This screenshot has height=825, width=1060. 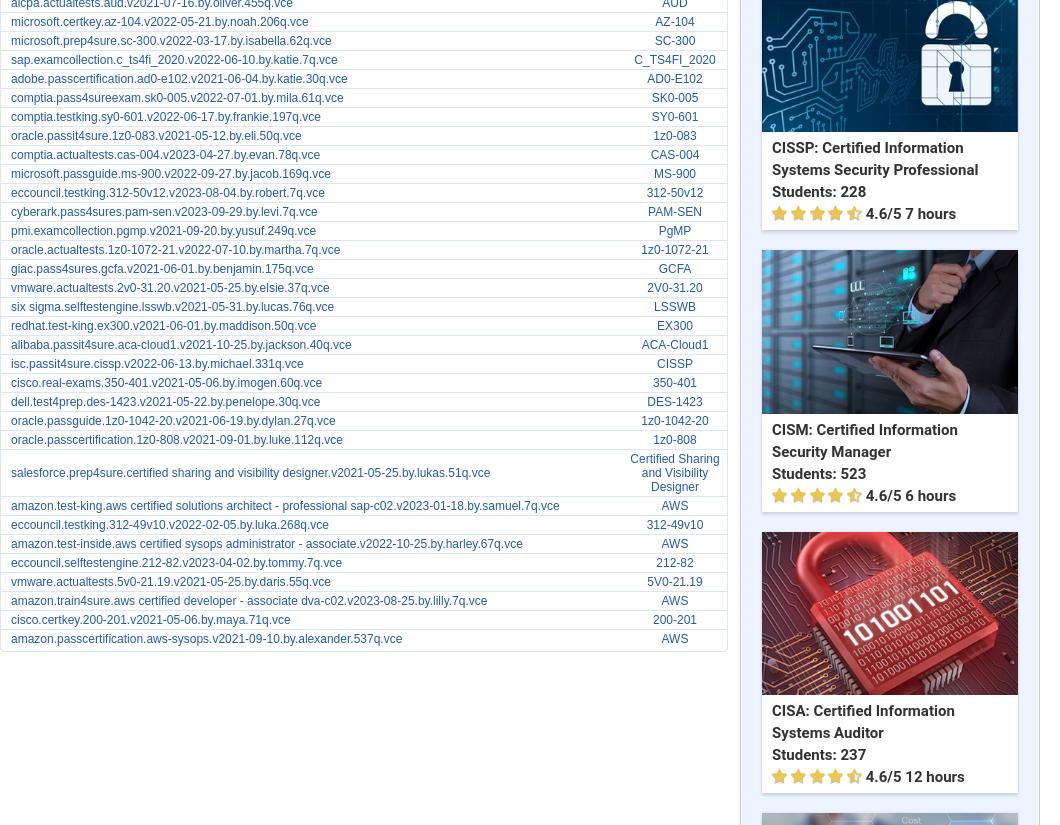 I want to click on '312-49v10', so click(x=645, y=524).